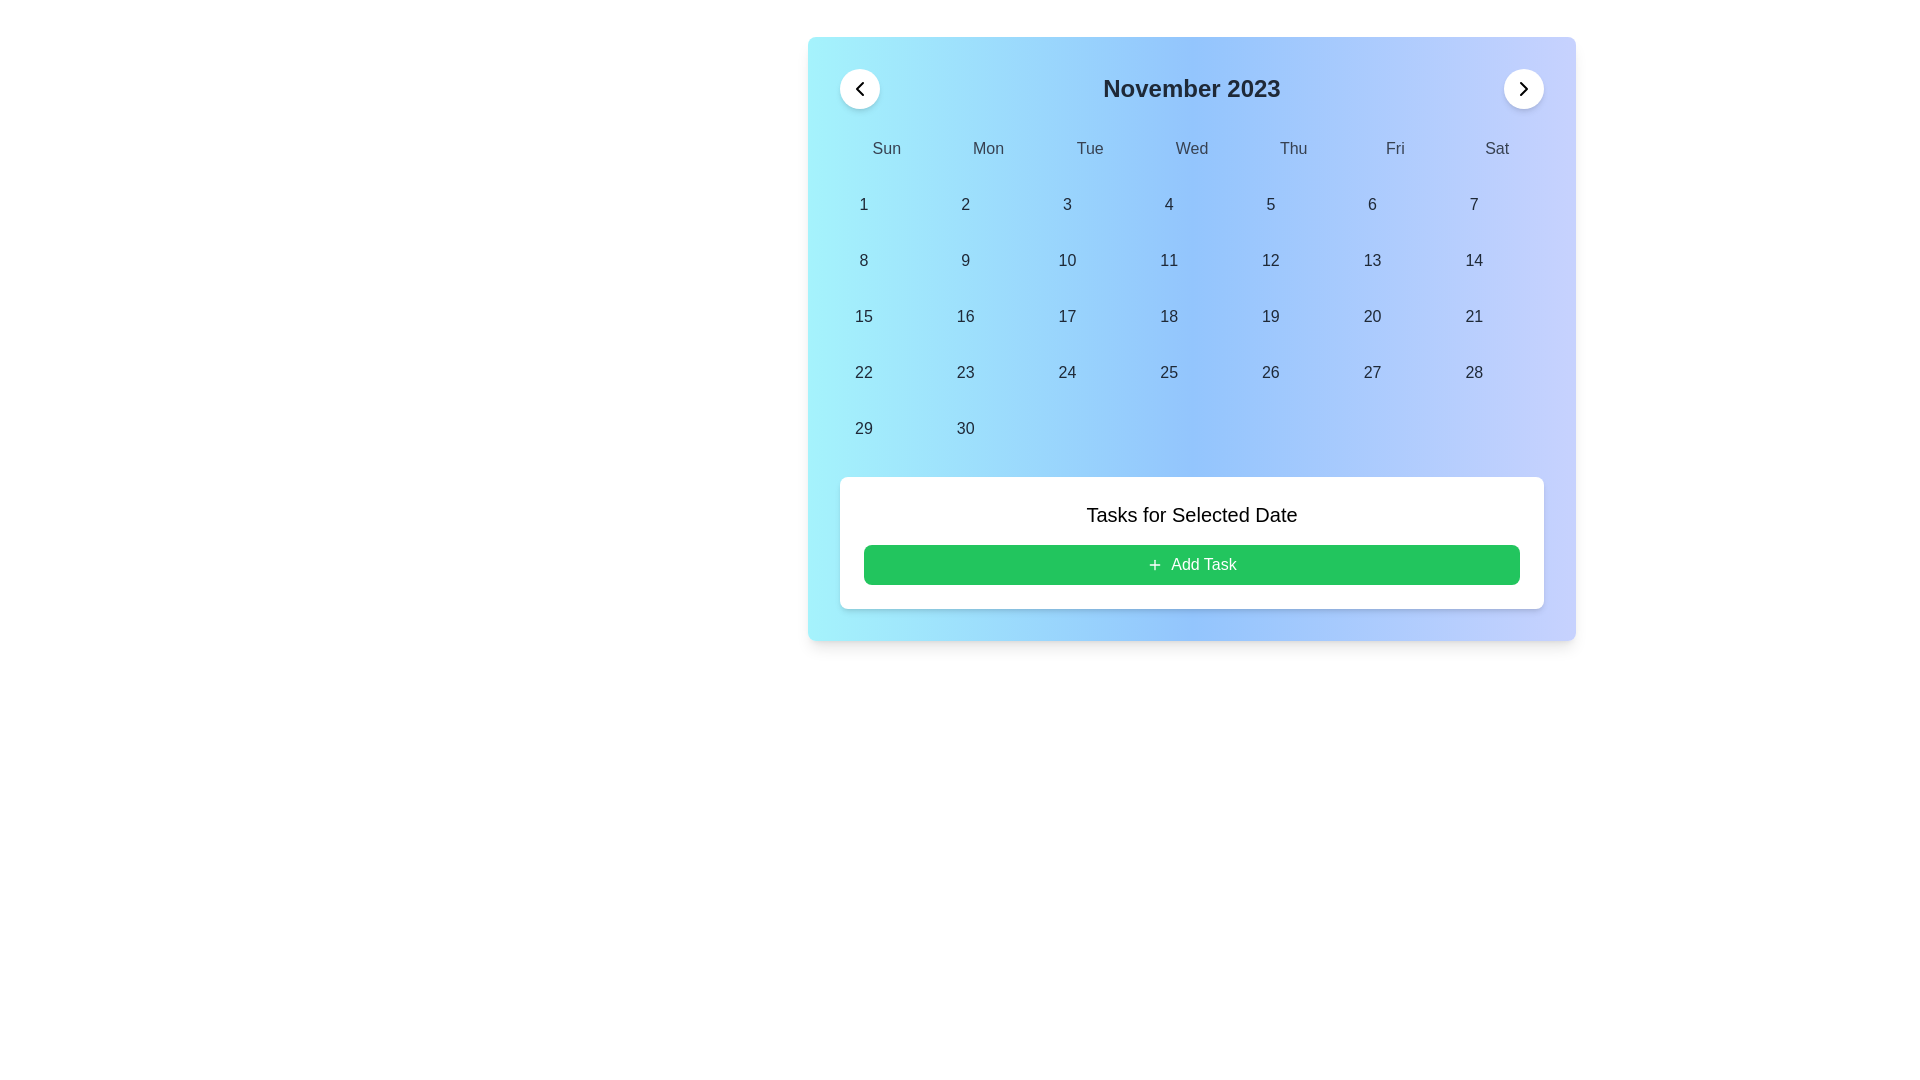  Describe the element at coordinates (1371, 373) in the screenshot. I see `the interactive button representing the 27th day in the November 2023 calendar` at that location.